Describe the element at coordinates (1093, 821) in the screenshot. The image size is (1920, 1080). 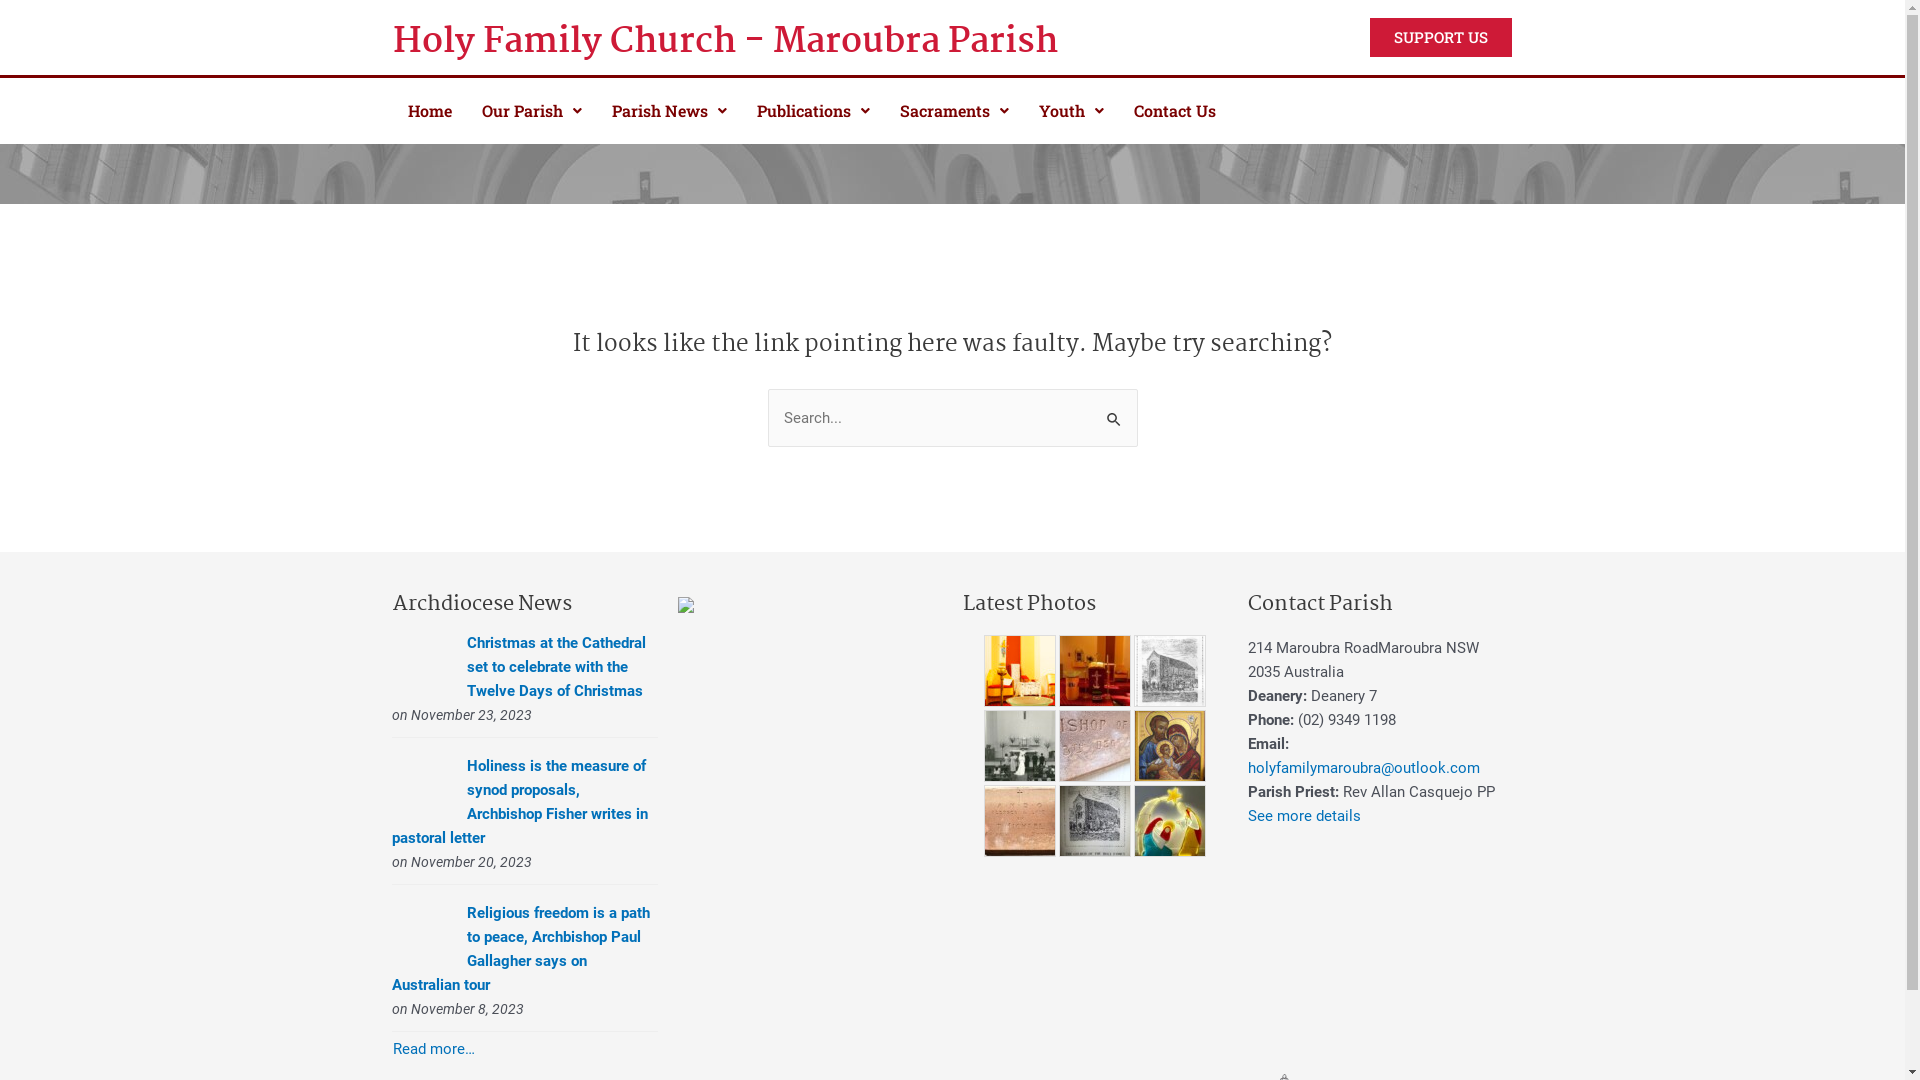
I see `'History Booklet'` at that location.